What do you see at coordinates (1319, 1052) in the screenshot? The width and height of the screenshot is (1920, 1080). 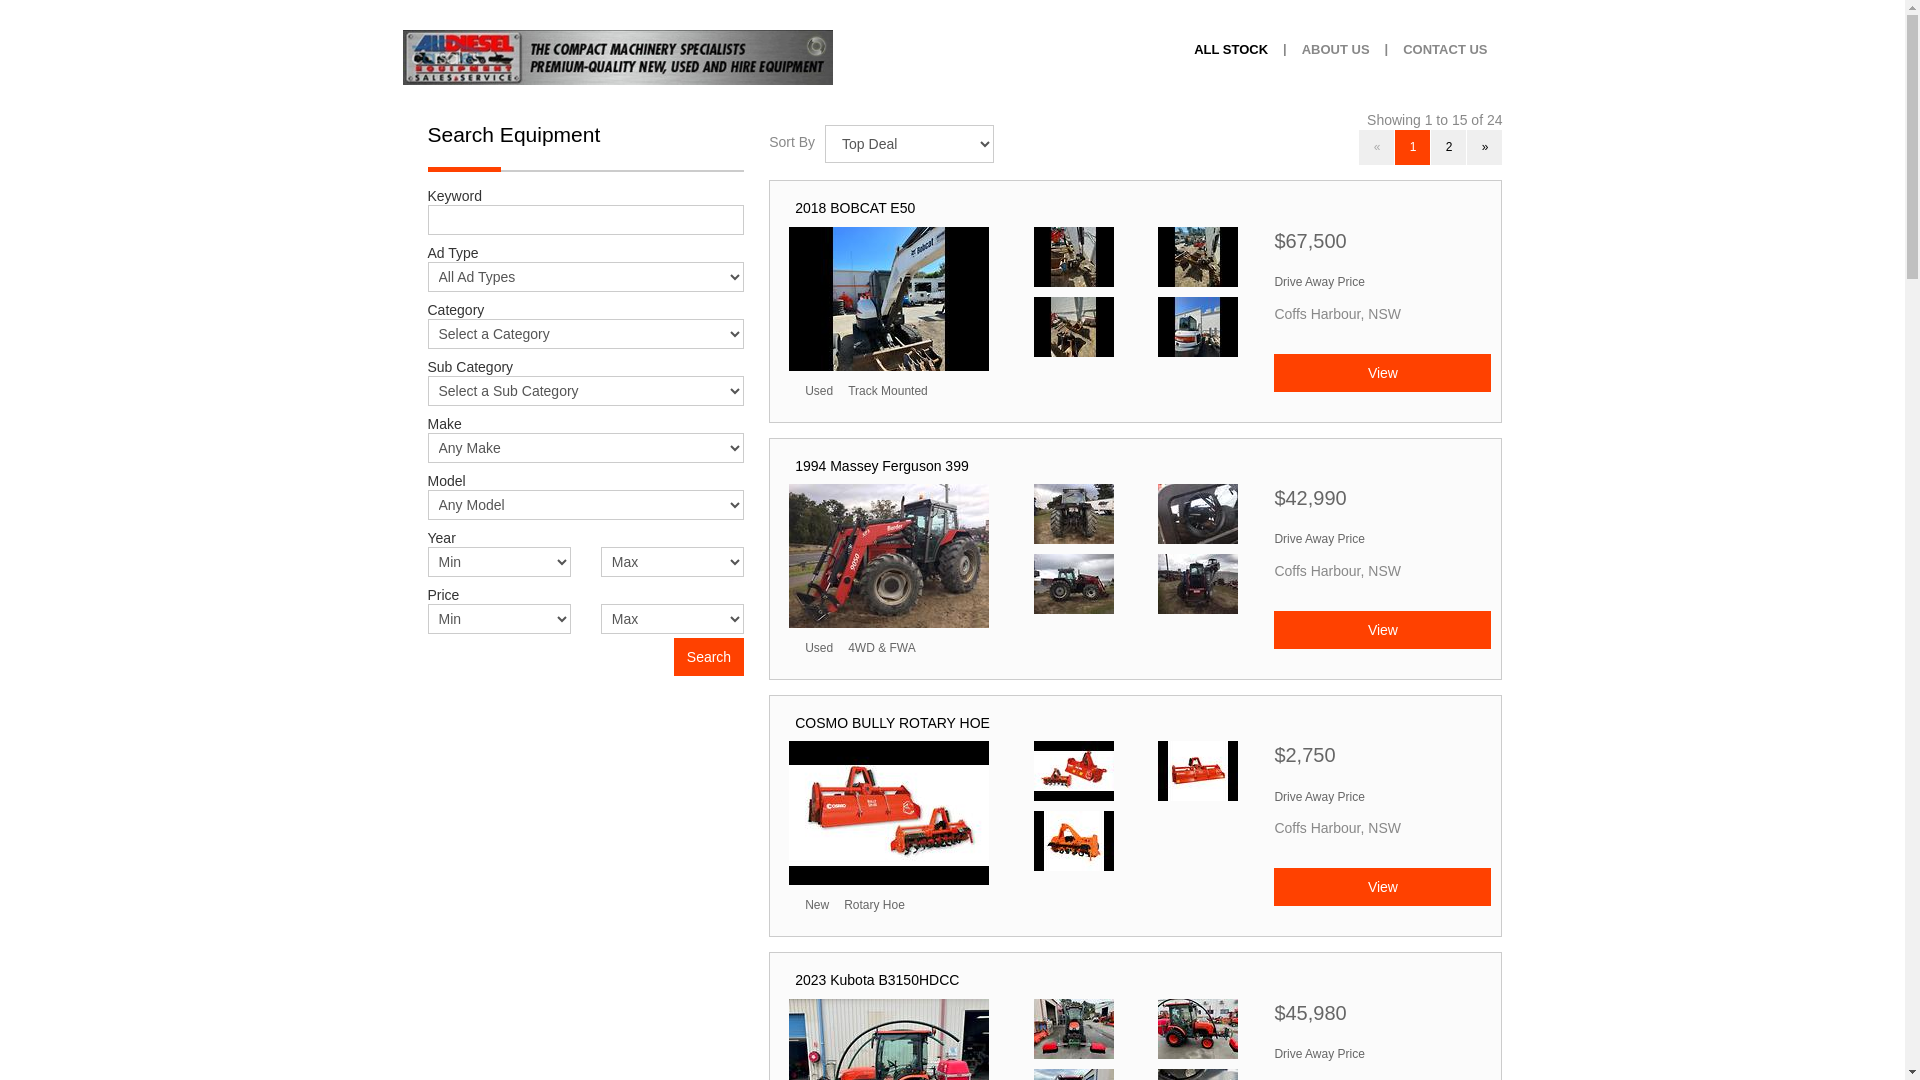 I see `'Drive Away Price'` at bounding box center [1319, 1052].